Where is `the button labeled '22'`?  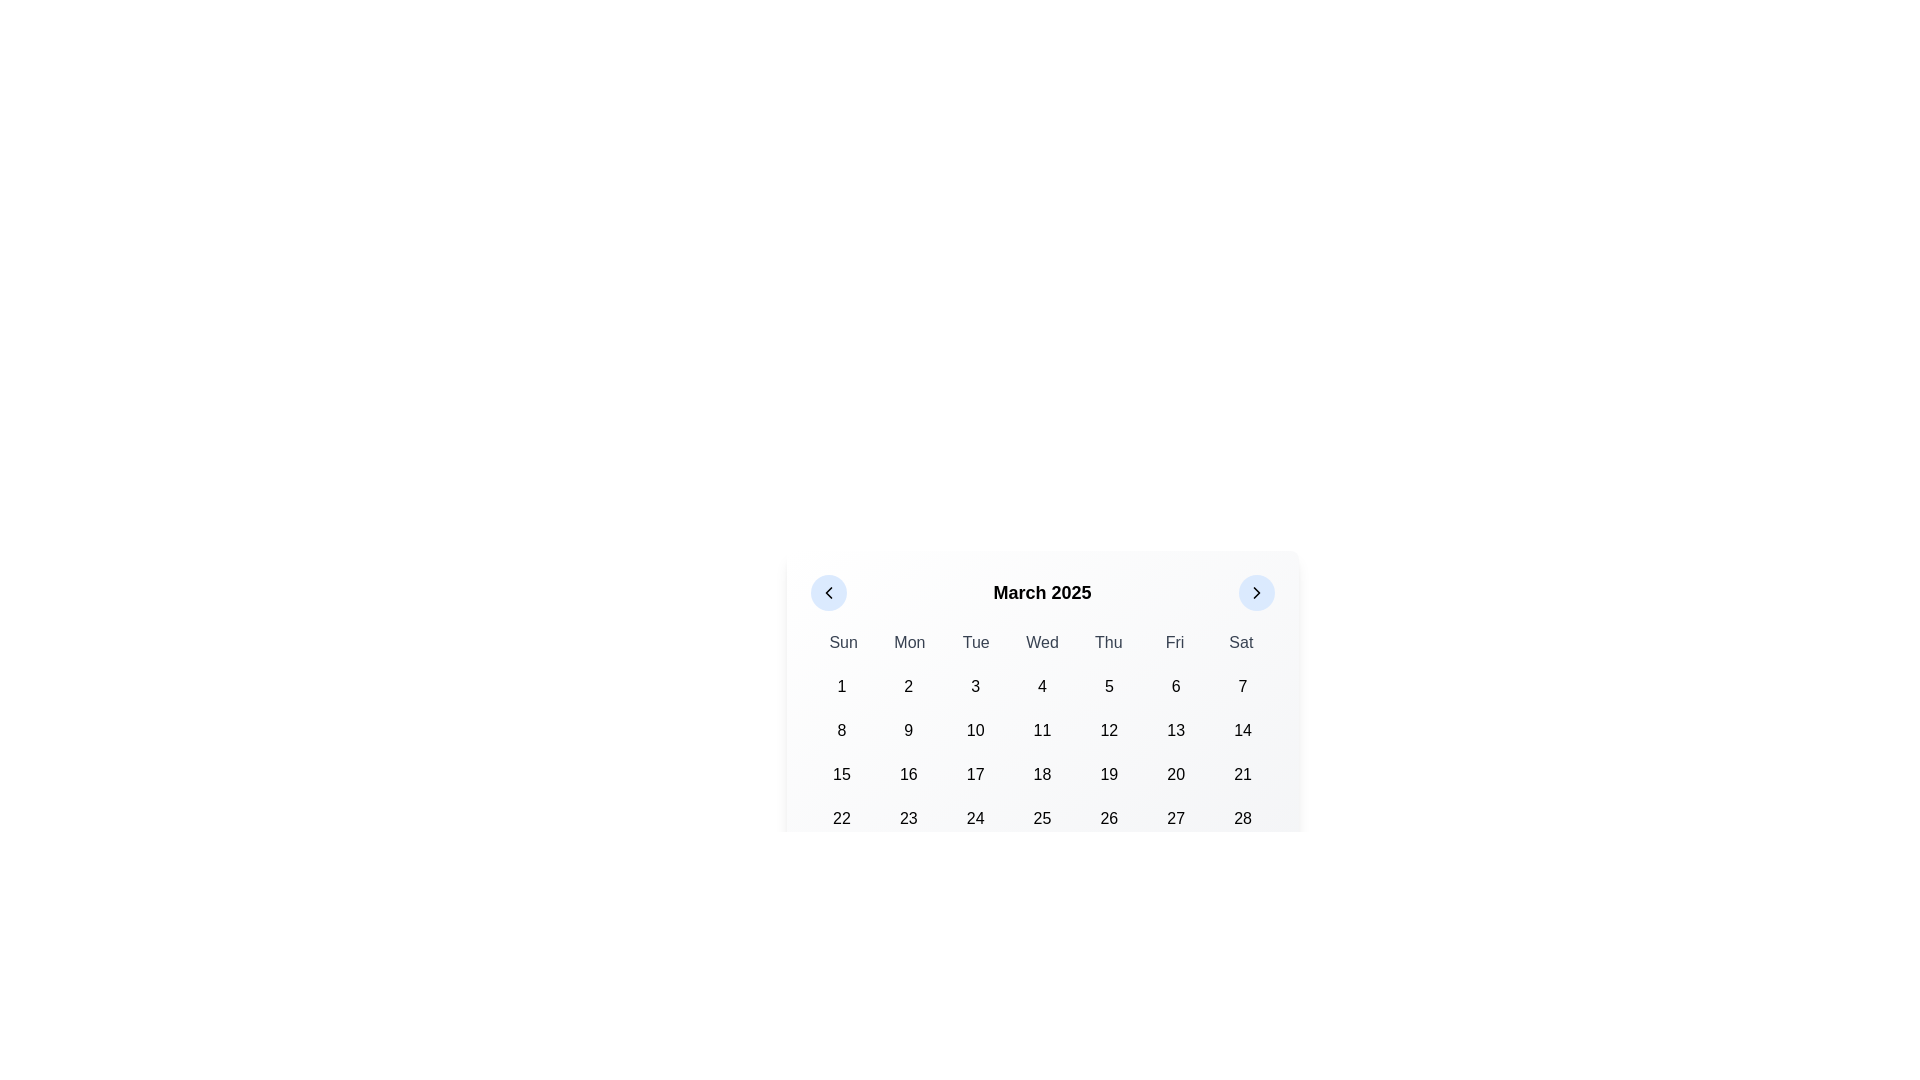 the button labeled '22' is located at coordinates (841, 818).